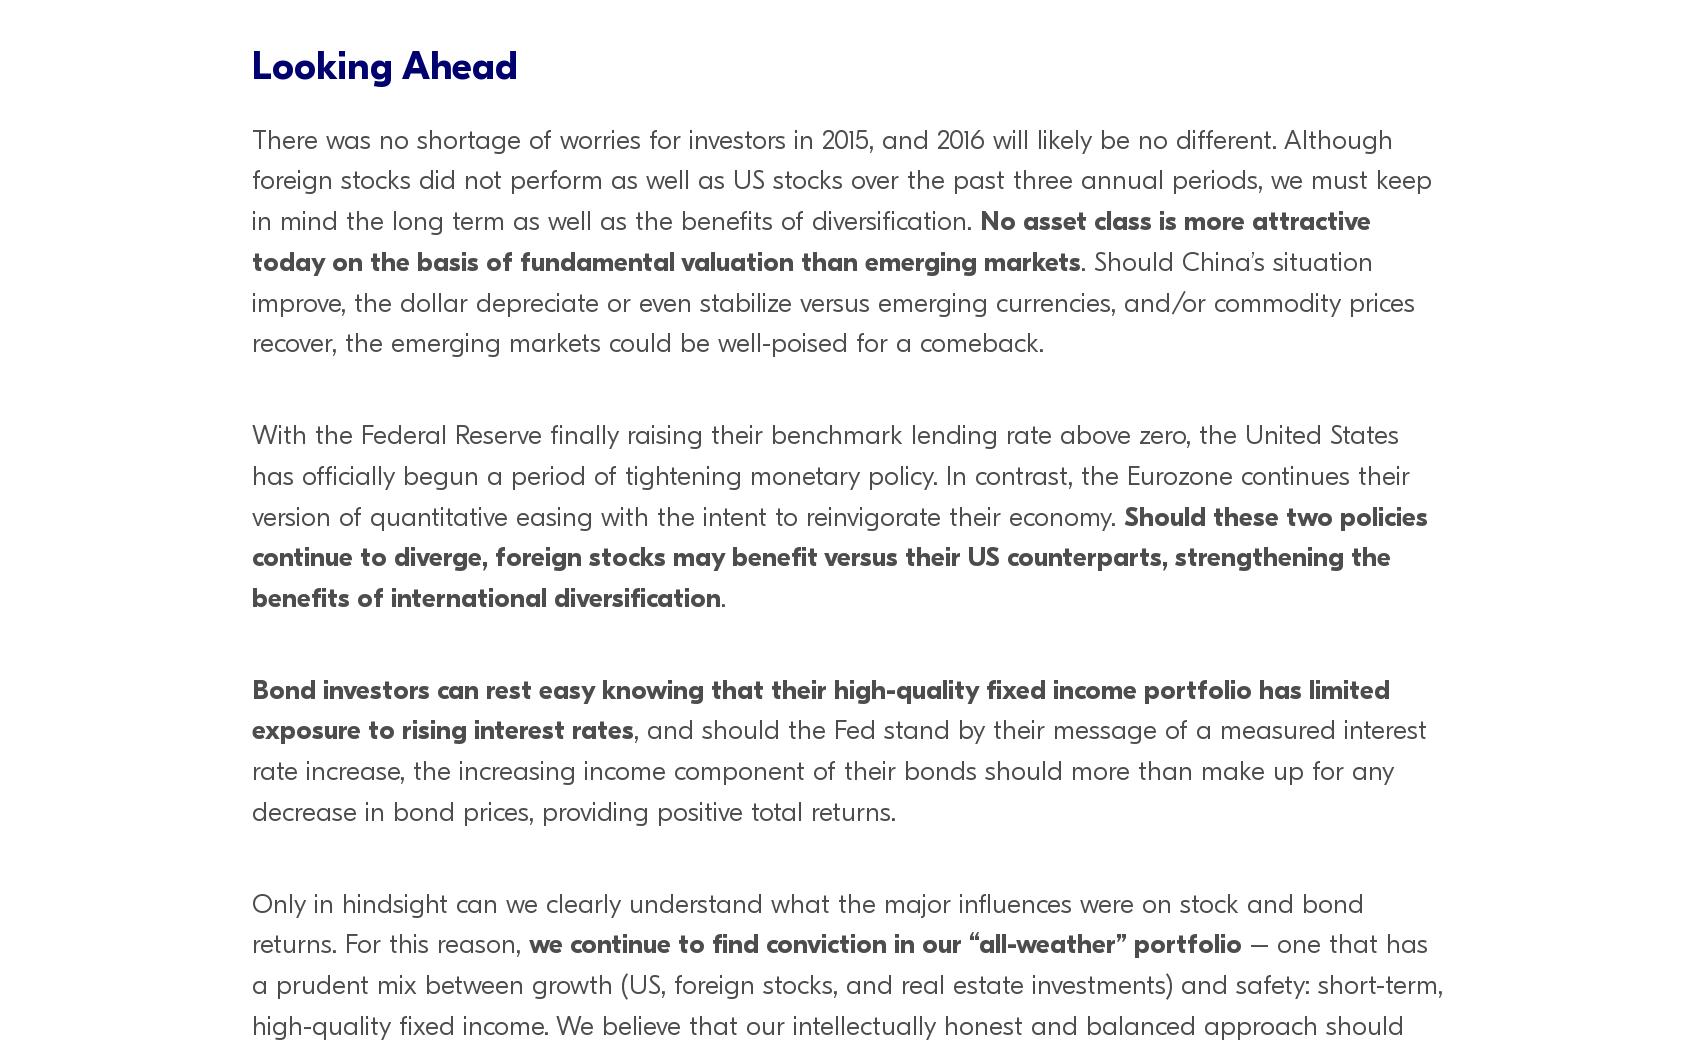 This screenshot has width=1701, height=1045. I want to click on 'There was no shortage of worries for investors in 2015, and 2016 will likely be no different. Although foreign stocks did not perform as well as US stocks over the past three annual periods, we must keep in mind the long term as well as the benefits of diversification.', so click(841, 180).